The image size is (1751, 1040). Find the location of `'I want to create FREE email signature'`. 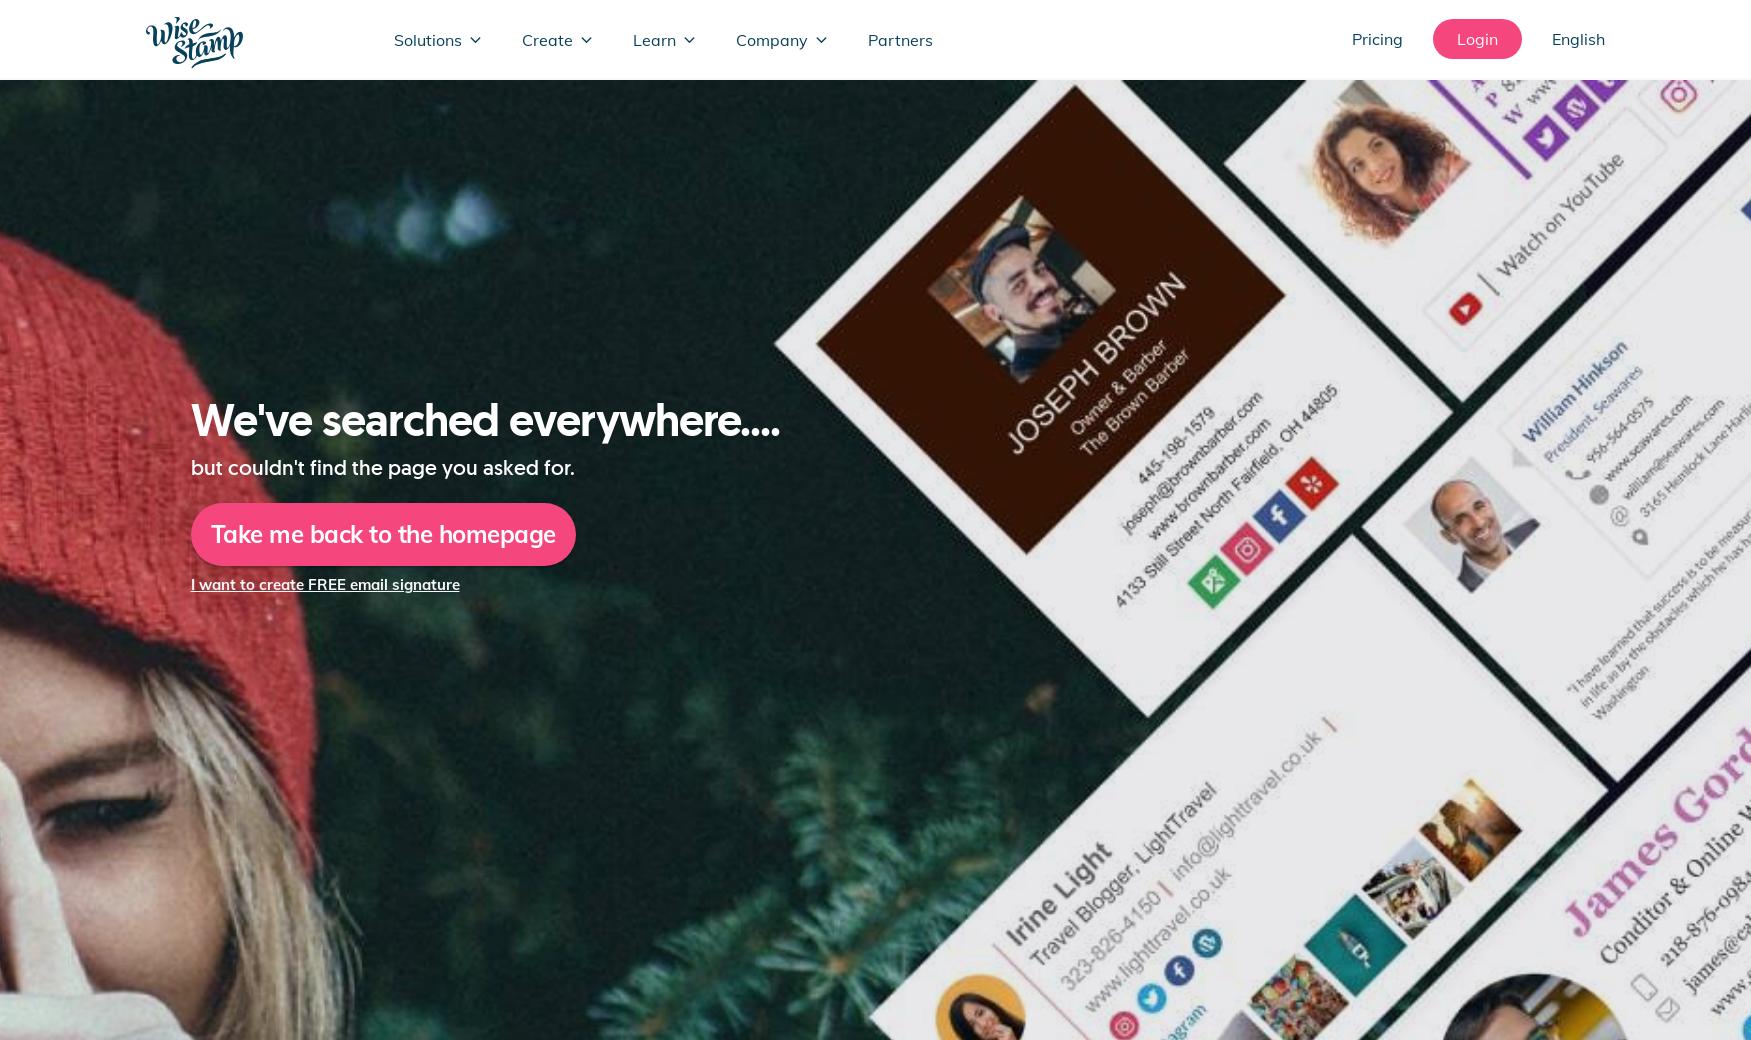

'I want to create FREE email signature' is located at coordinates (324, 583).